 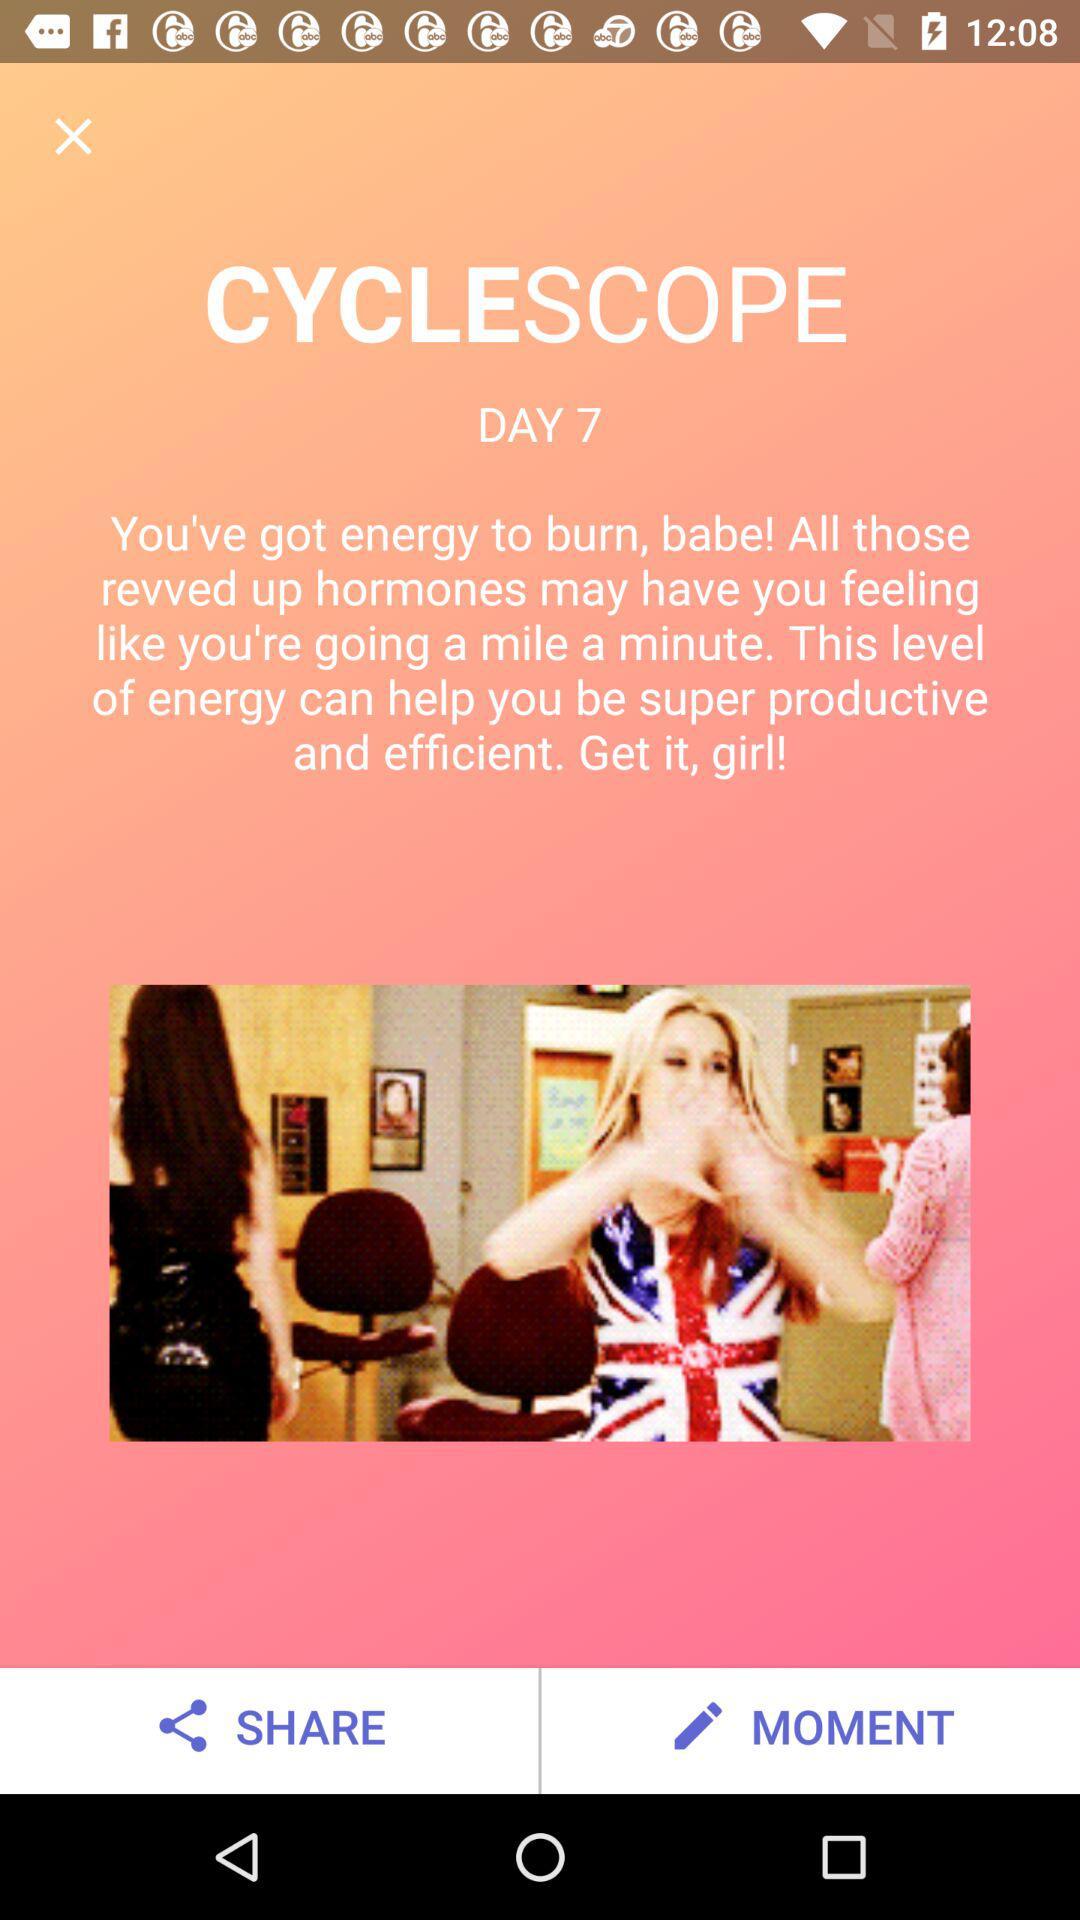 I want to click on share at the bottom left corner, so click(x=267, y=1725).